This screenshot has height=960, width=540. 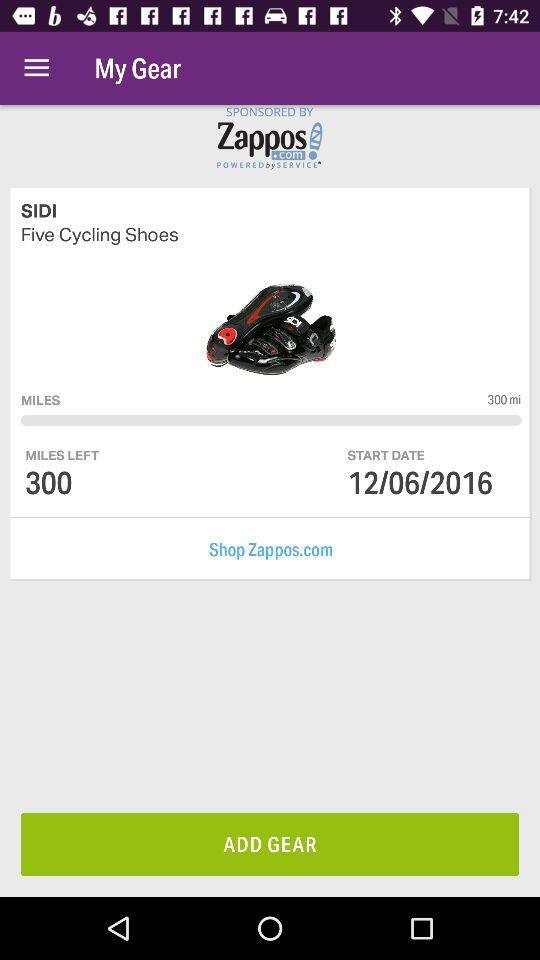 What do you see at coordinates (62, 455) in the screenshot?
I see `the item next to the start date icon` at bounding box center [62, 455].